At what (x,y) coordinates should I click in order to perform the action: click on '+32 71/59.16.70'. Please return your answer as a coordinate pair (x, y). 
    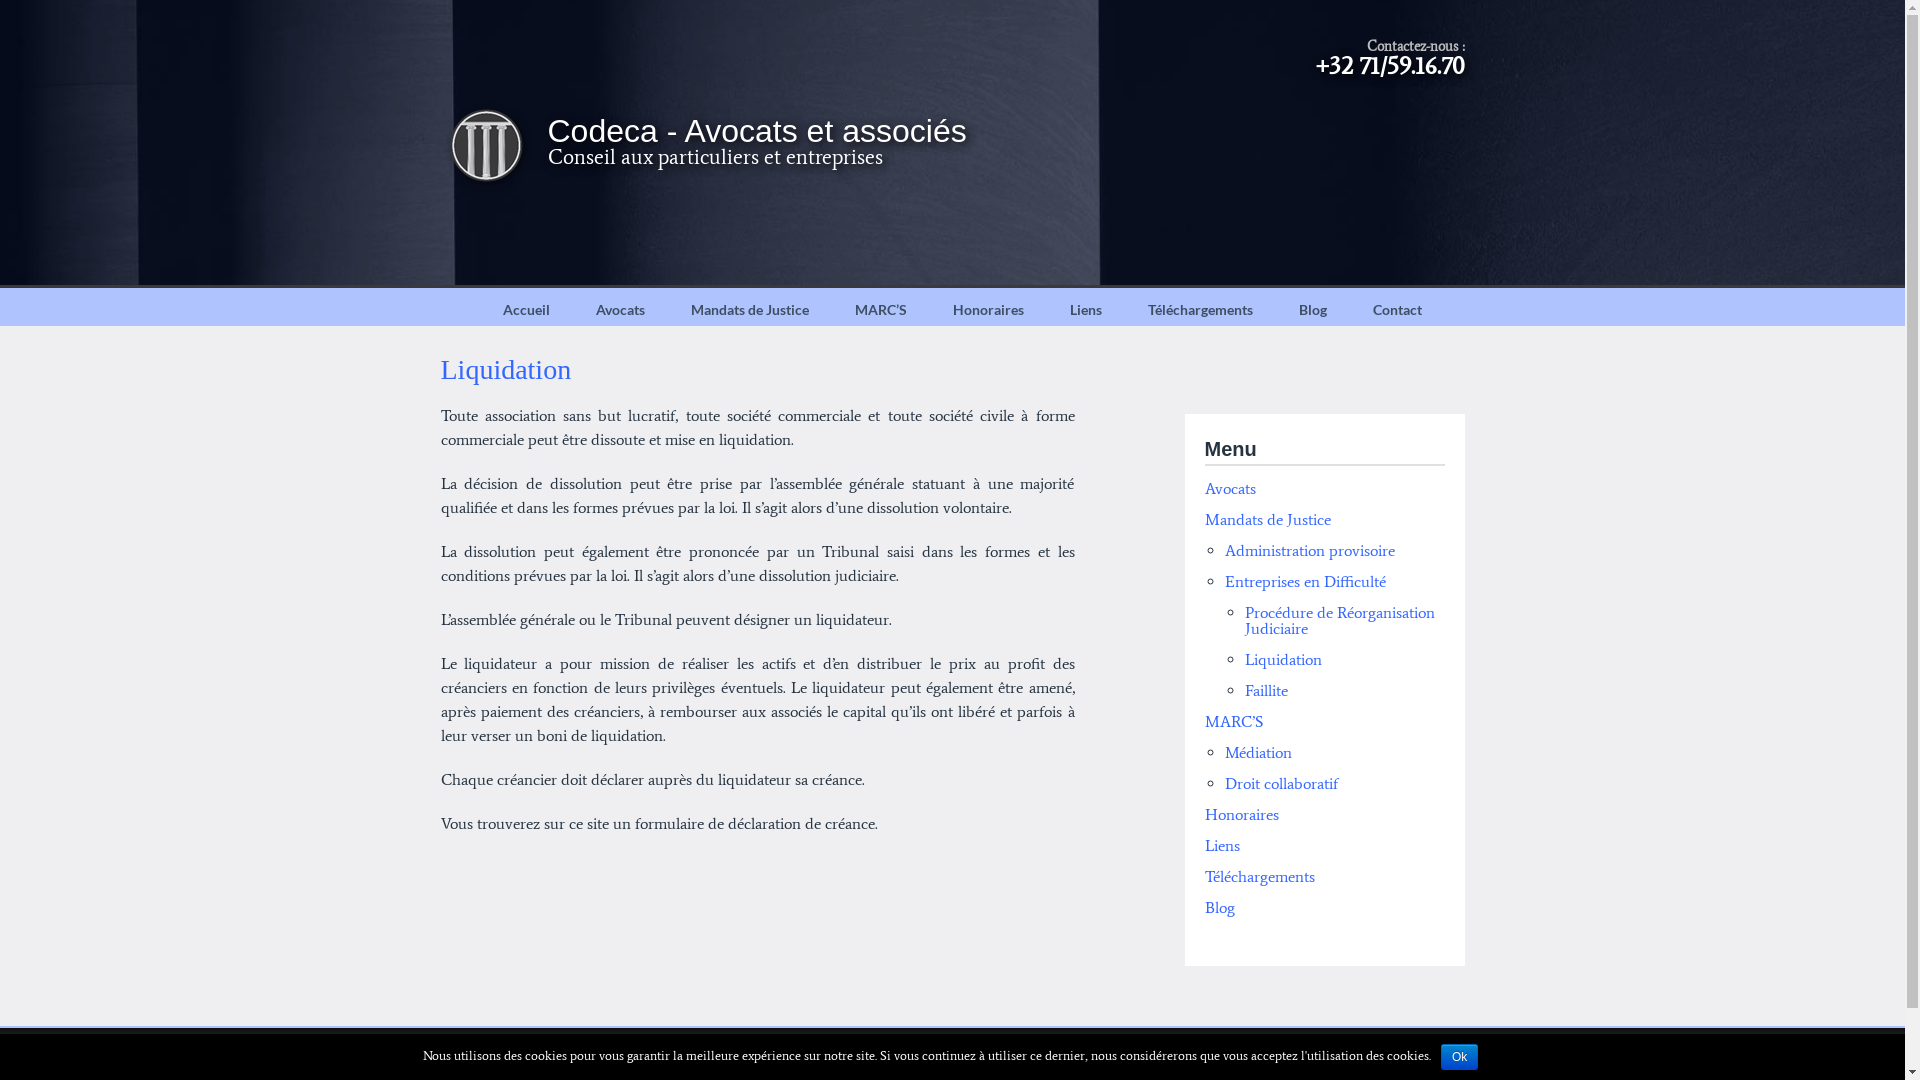
    Looking at the image, I should click on (1389, 64).